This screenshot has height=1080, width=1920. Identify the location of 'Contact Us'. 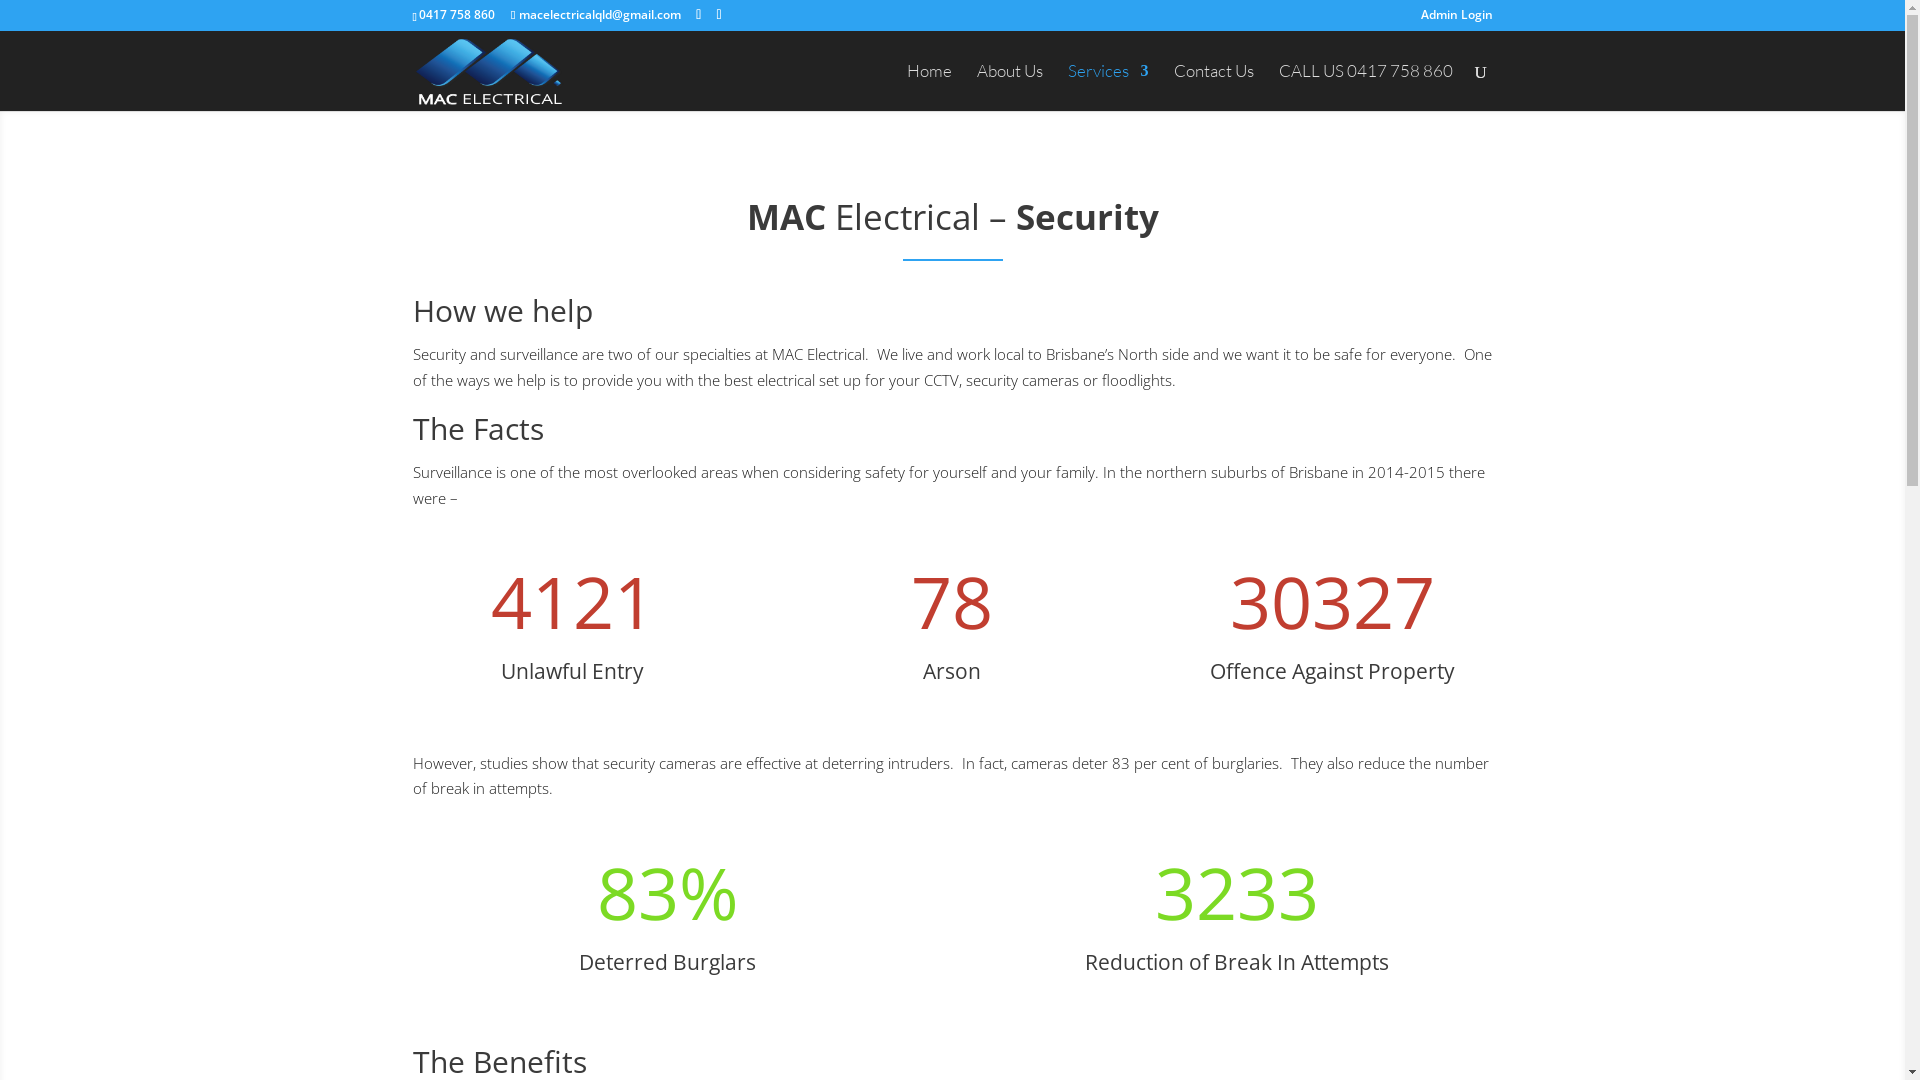
(1213, 86).